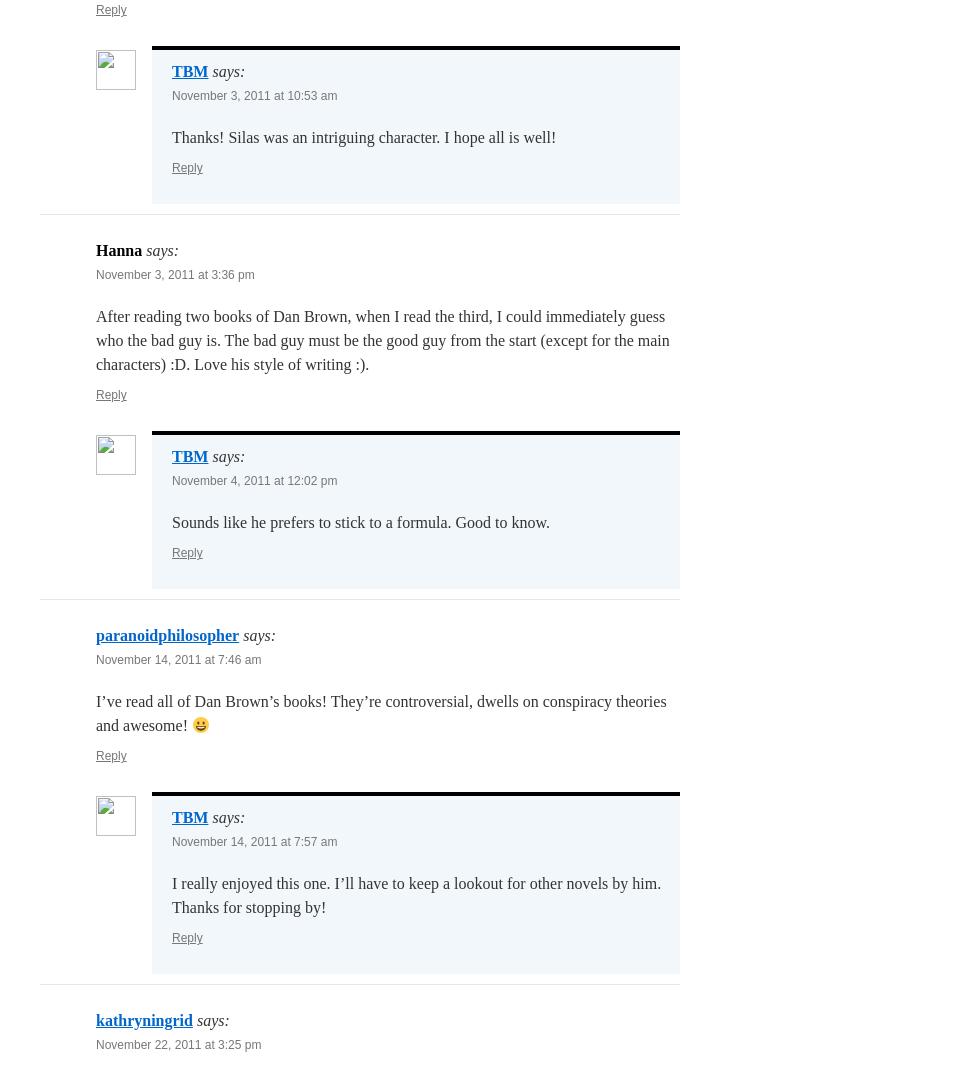 Image resolution: width=980 pixels, height=1065 pixels. Describe the element at coordinates (175, 273) in the screenshot. I see `'November 3, 2011 at 3:36 pm'` at that location.